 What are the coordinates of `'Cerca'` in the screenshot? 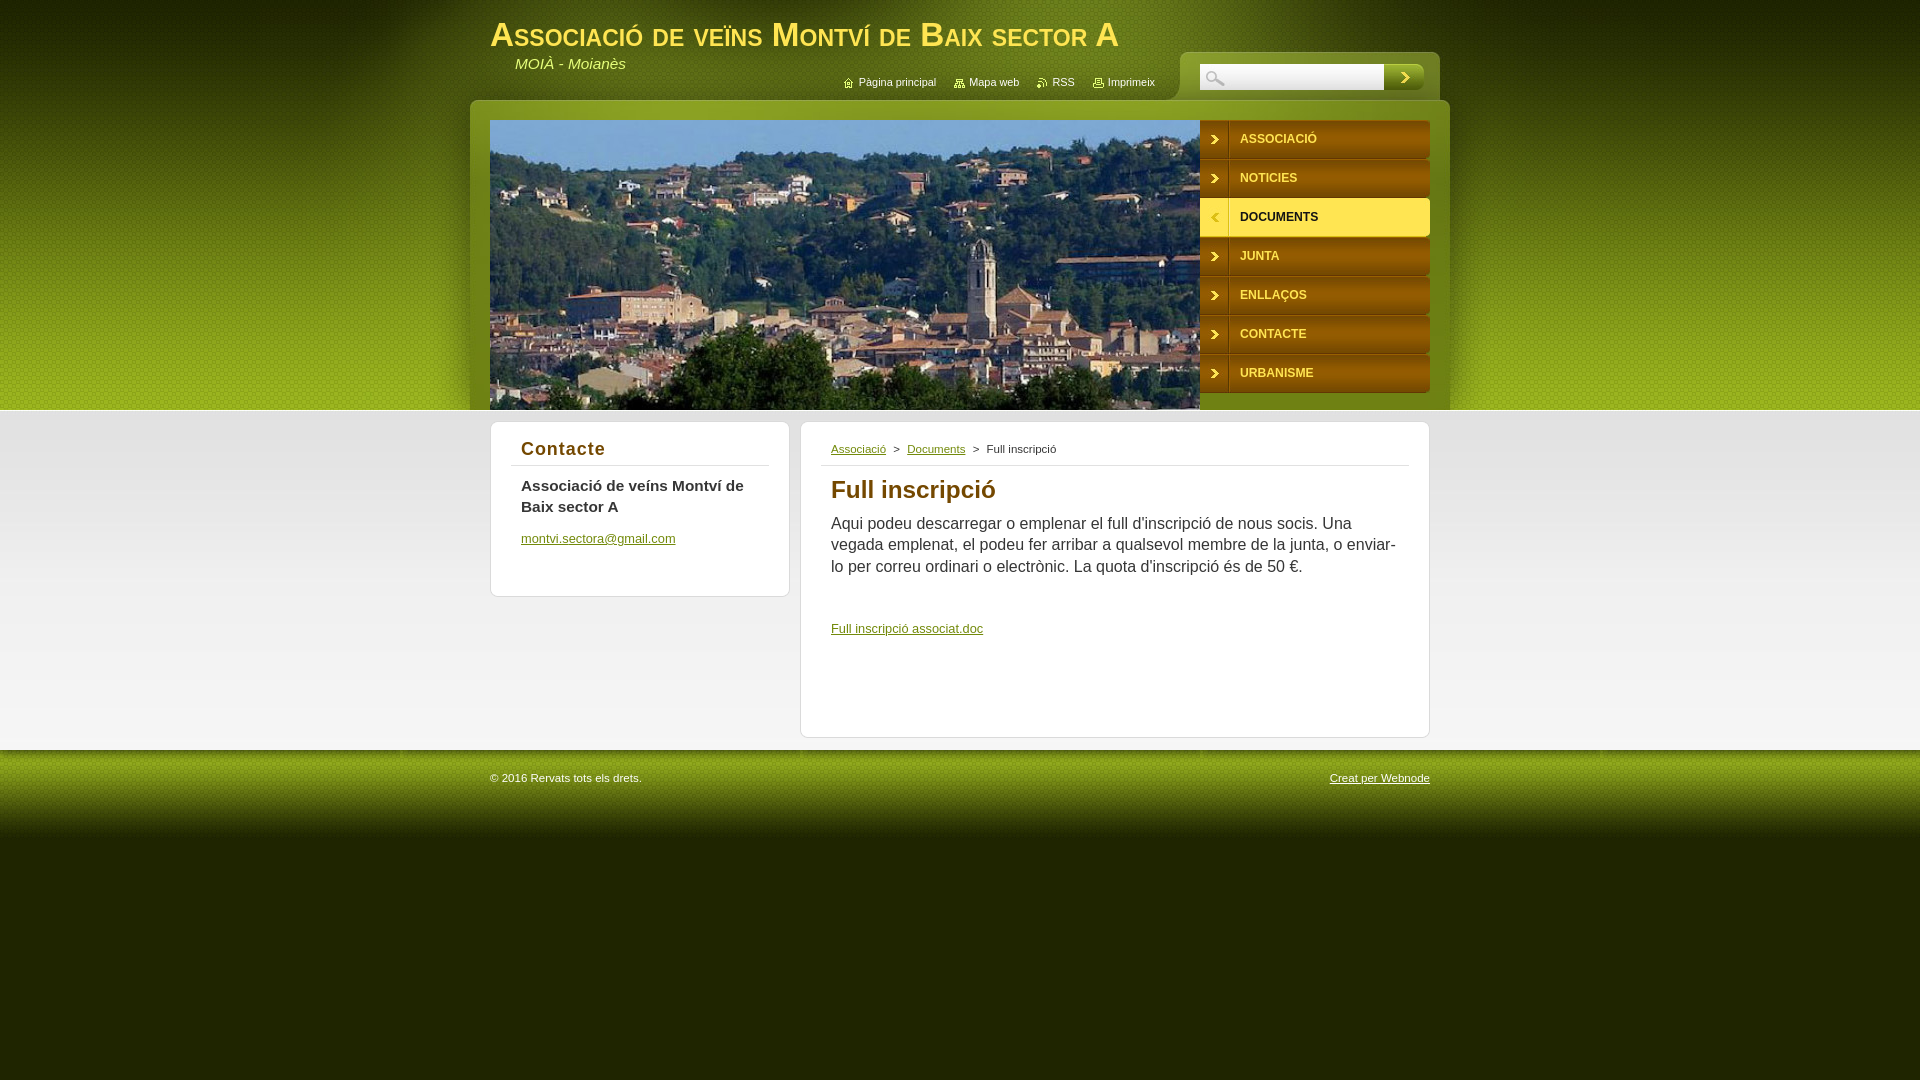 It's located at (1403, 76).